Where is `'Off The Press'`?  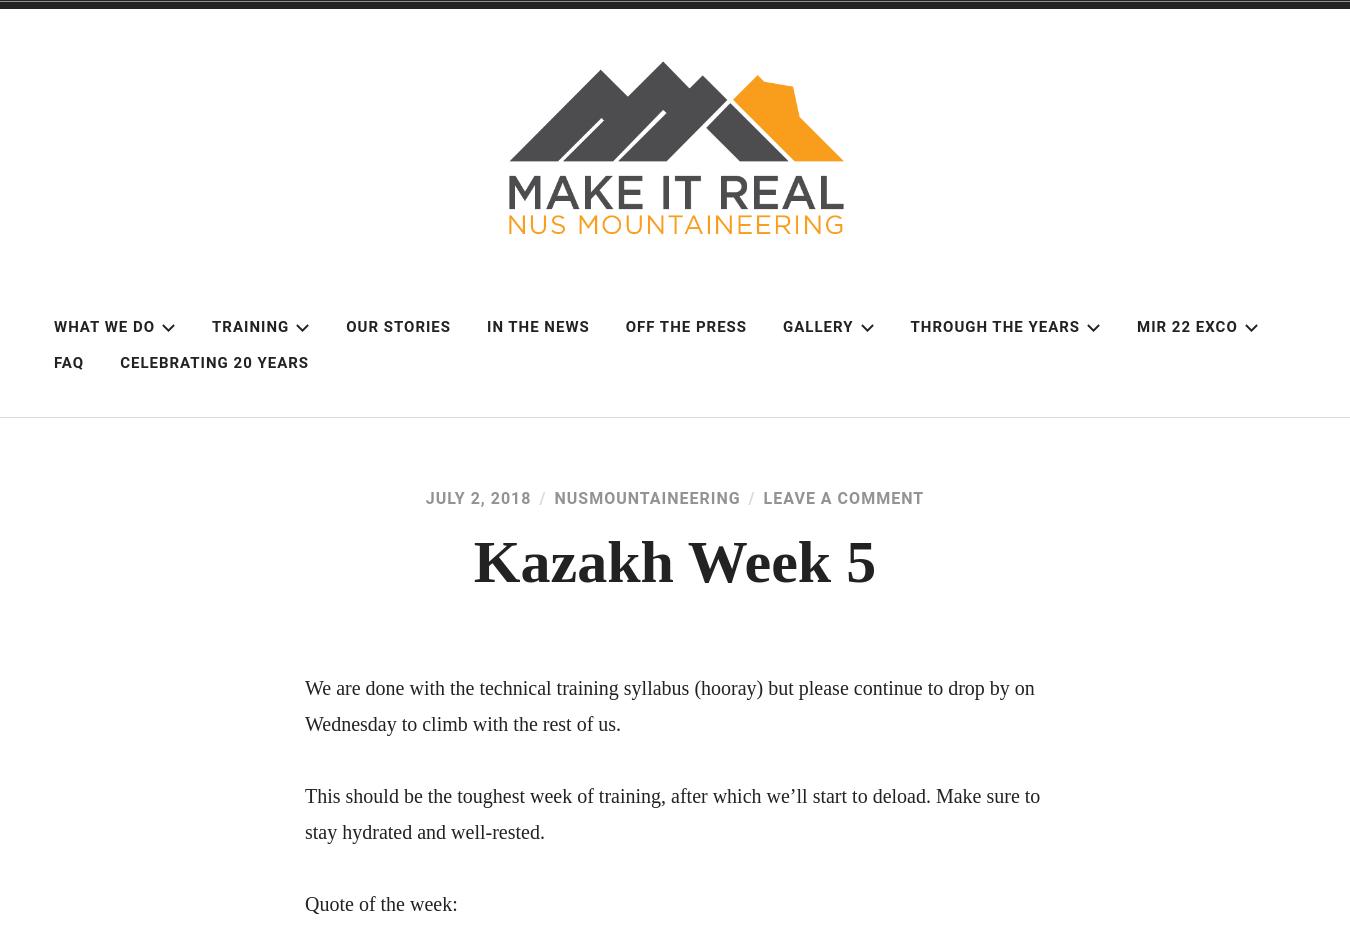 'Off The Press' is located at coordinates (625, 325).